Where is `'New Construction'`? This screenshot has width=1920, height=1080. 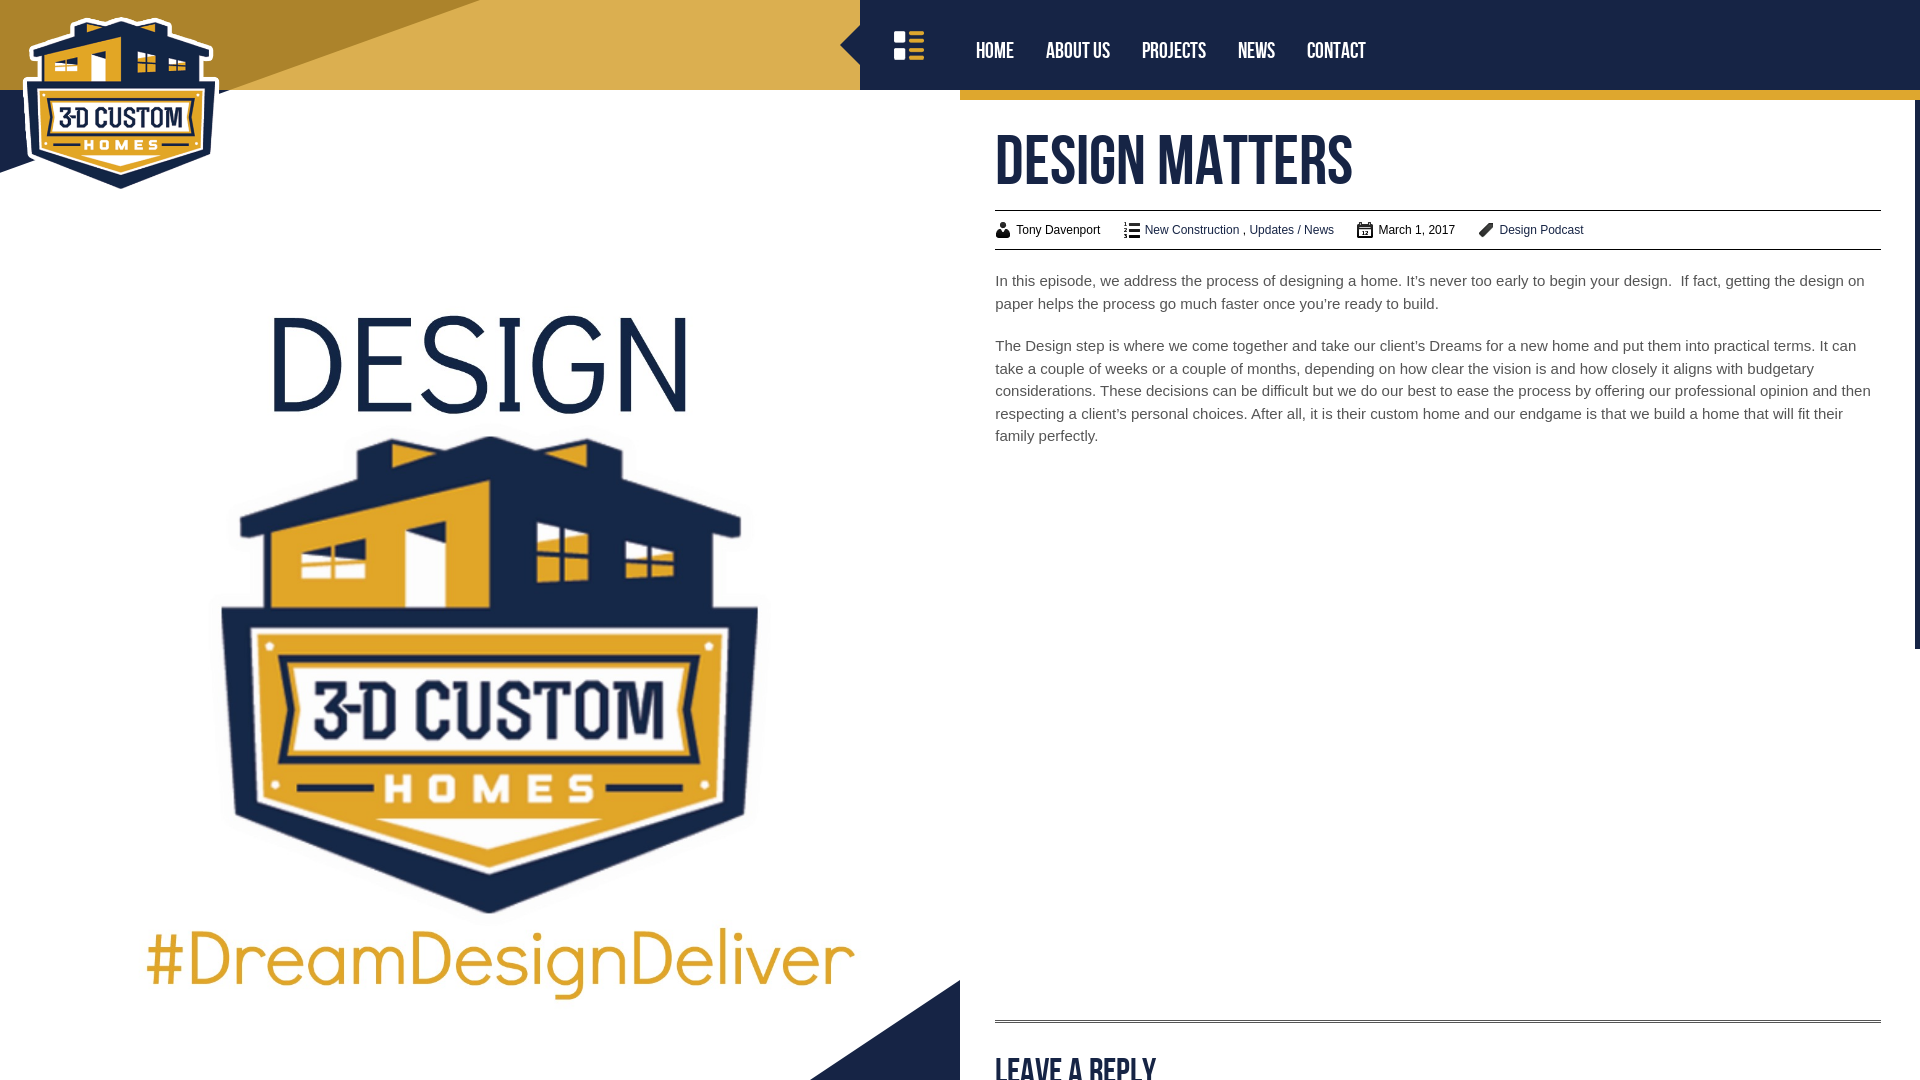
'New Construction' is located at coordinates (1192, 229).